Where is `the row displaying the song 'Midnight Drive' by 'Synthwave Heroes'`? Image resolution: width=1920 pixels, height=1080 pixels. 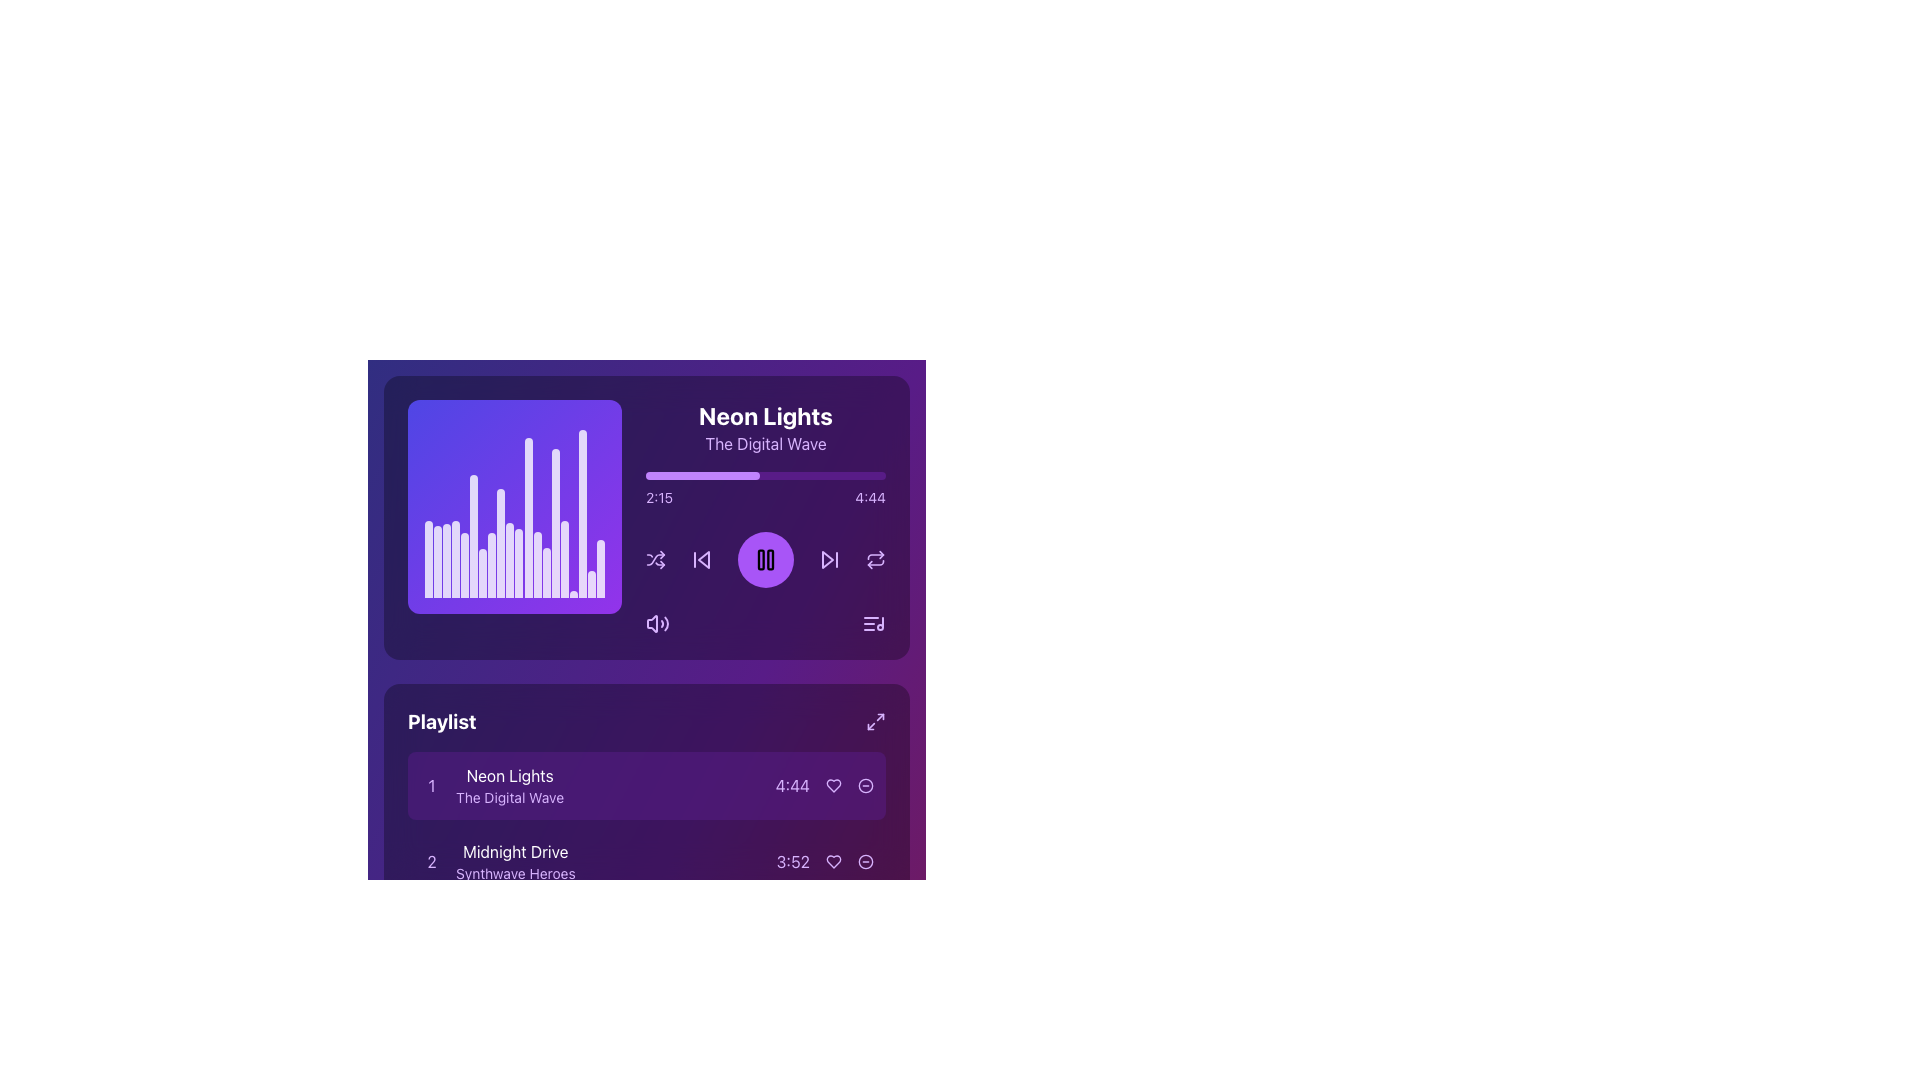 the row displaying the song 'Midnight Drive' by 'Synthwave Heroes' is located at coordinates (647, 860).